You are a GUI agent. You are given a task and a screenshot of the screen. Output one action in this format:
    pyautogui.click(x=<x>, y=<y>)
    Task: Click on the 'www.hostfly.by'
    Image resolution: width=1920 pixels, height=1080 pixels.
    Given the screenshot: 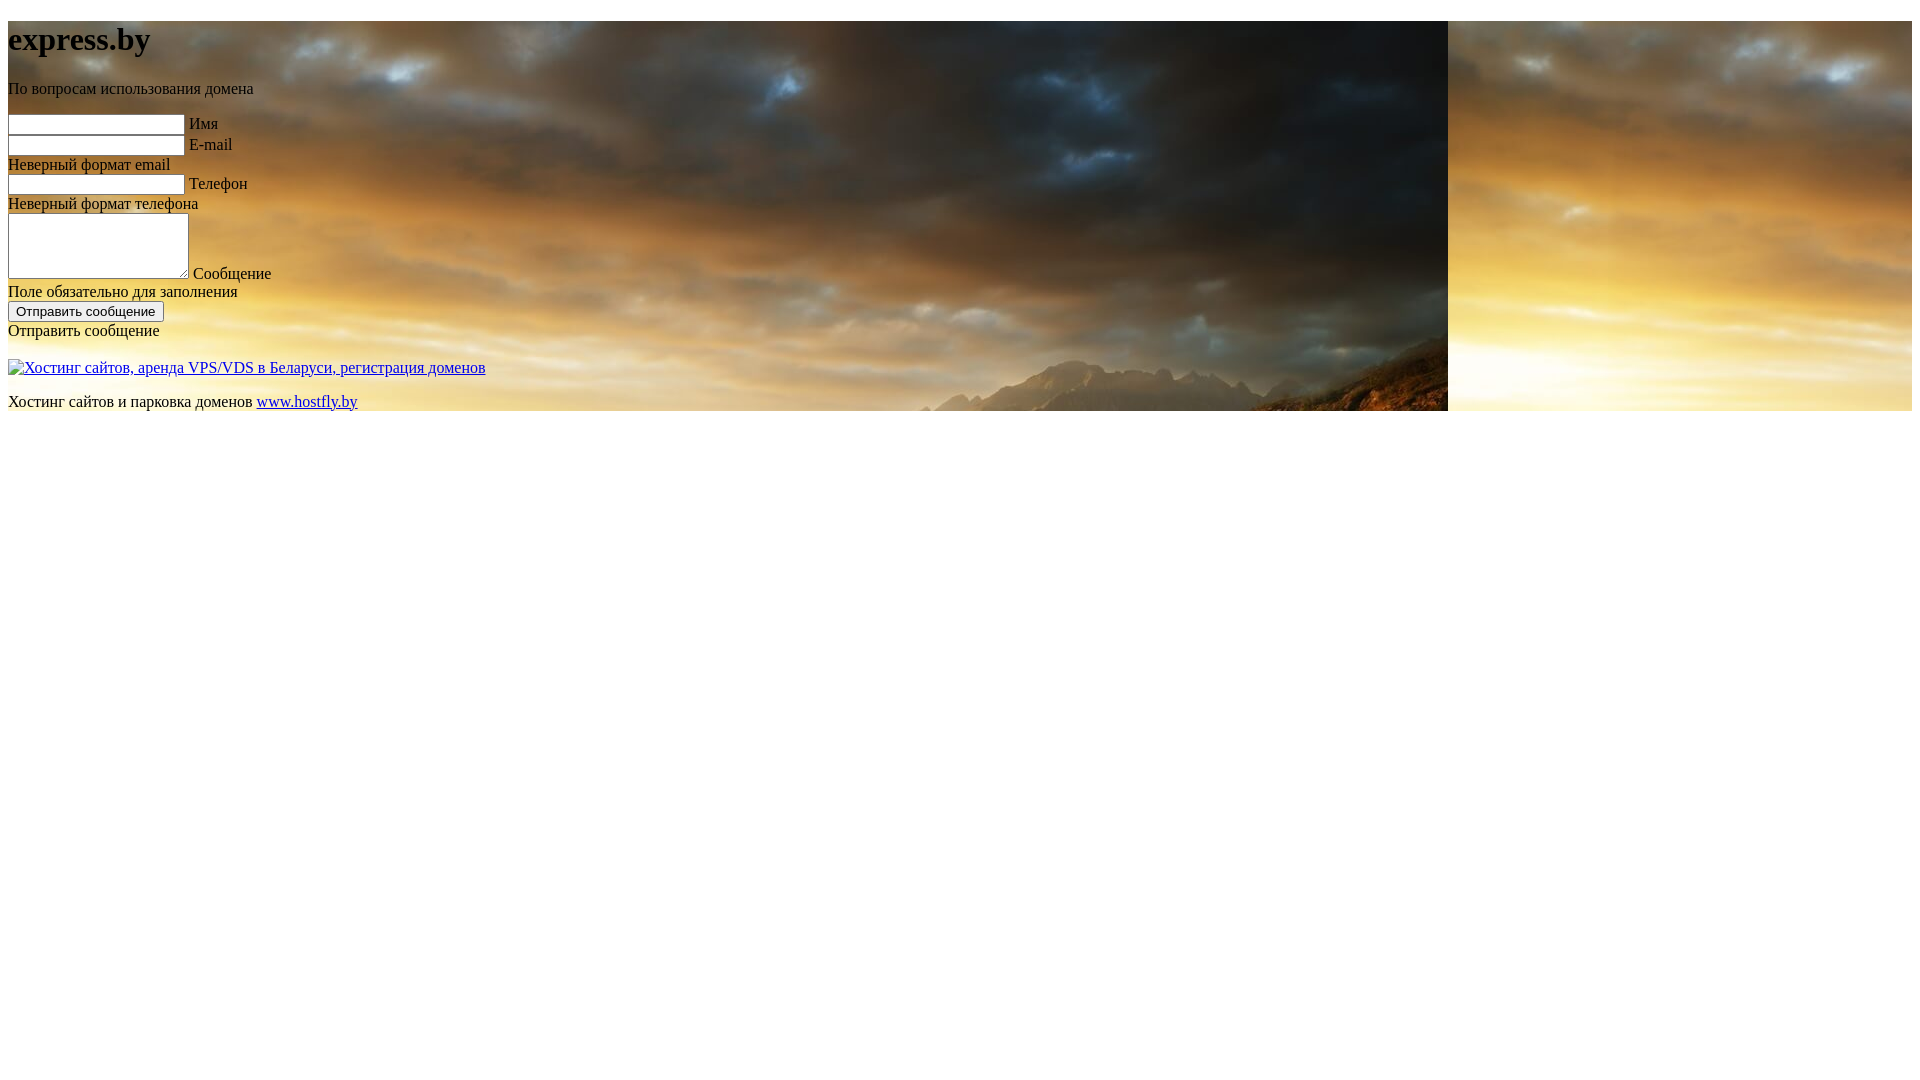 What is the action you would take?
    pyautogui.click(x=306, y=401)
    